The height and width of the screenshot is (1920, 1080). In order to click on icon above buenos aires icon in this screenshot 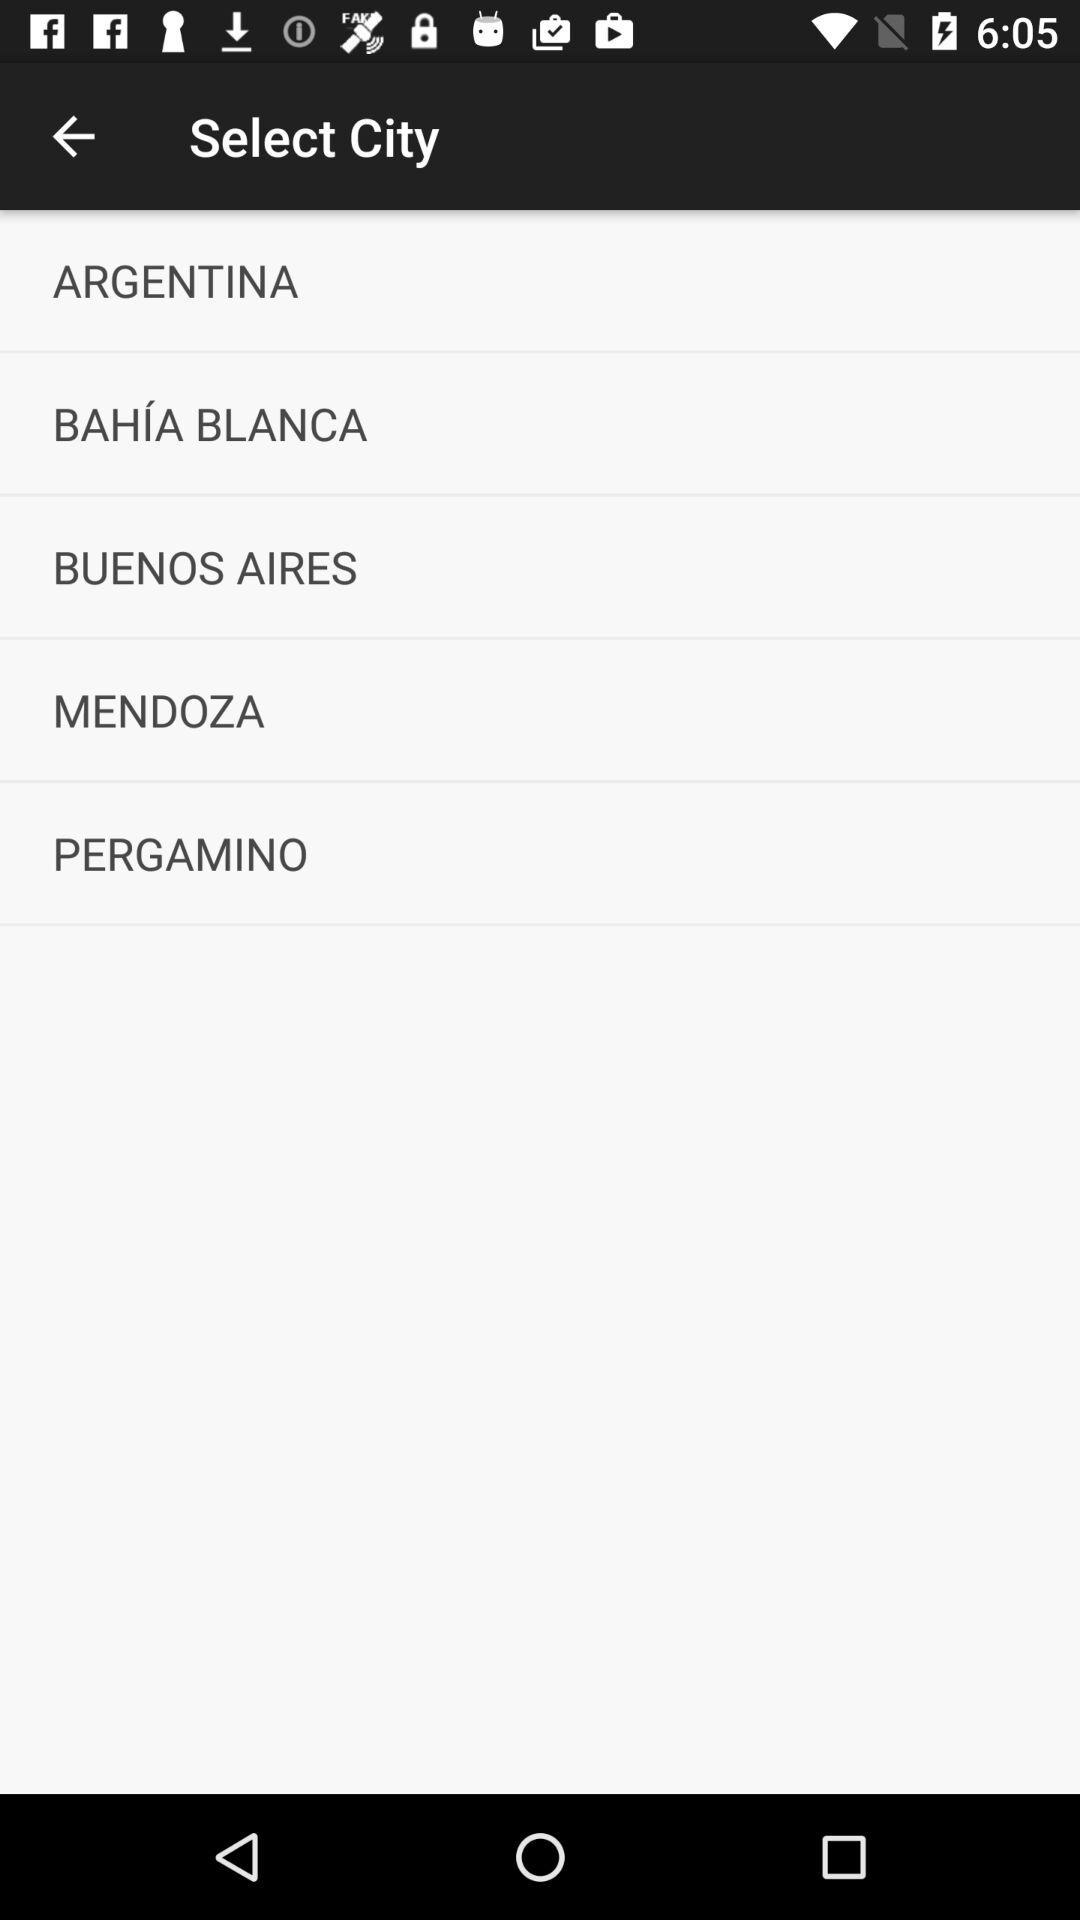, I will do `click(540, 422)`.